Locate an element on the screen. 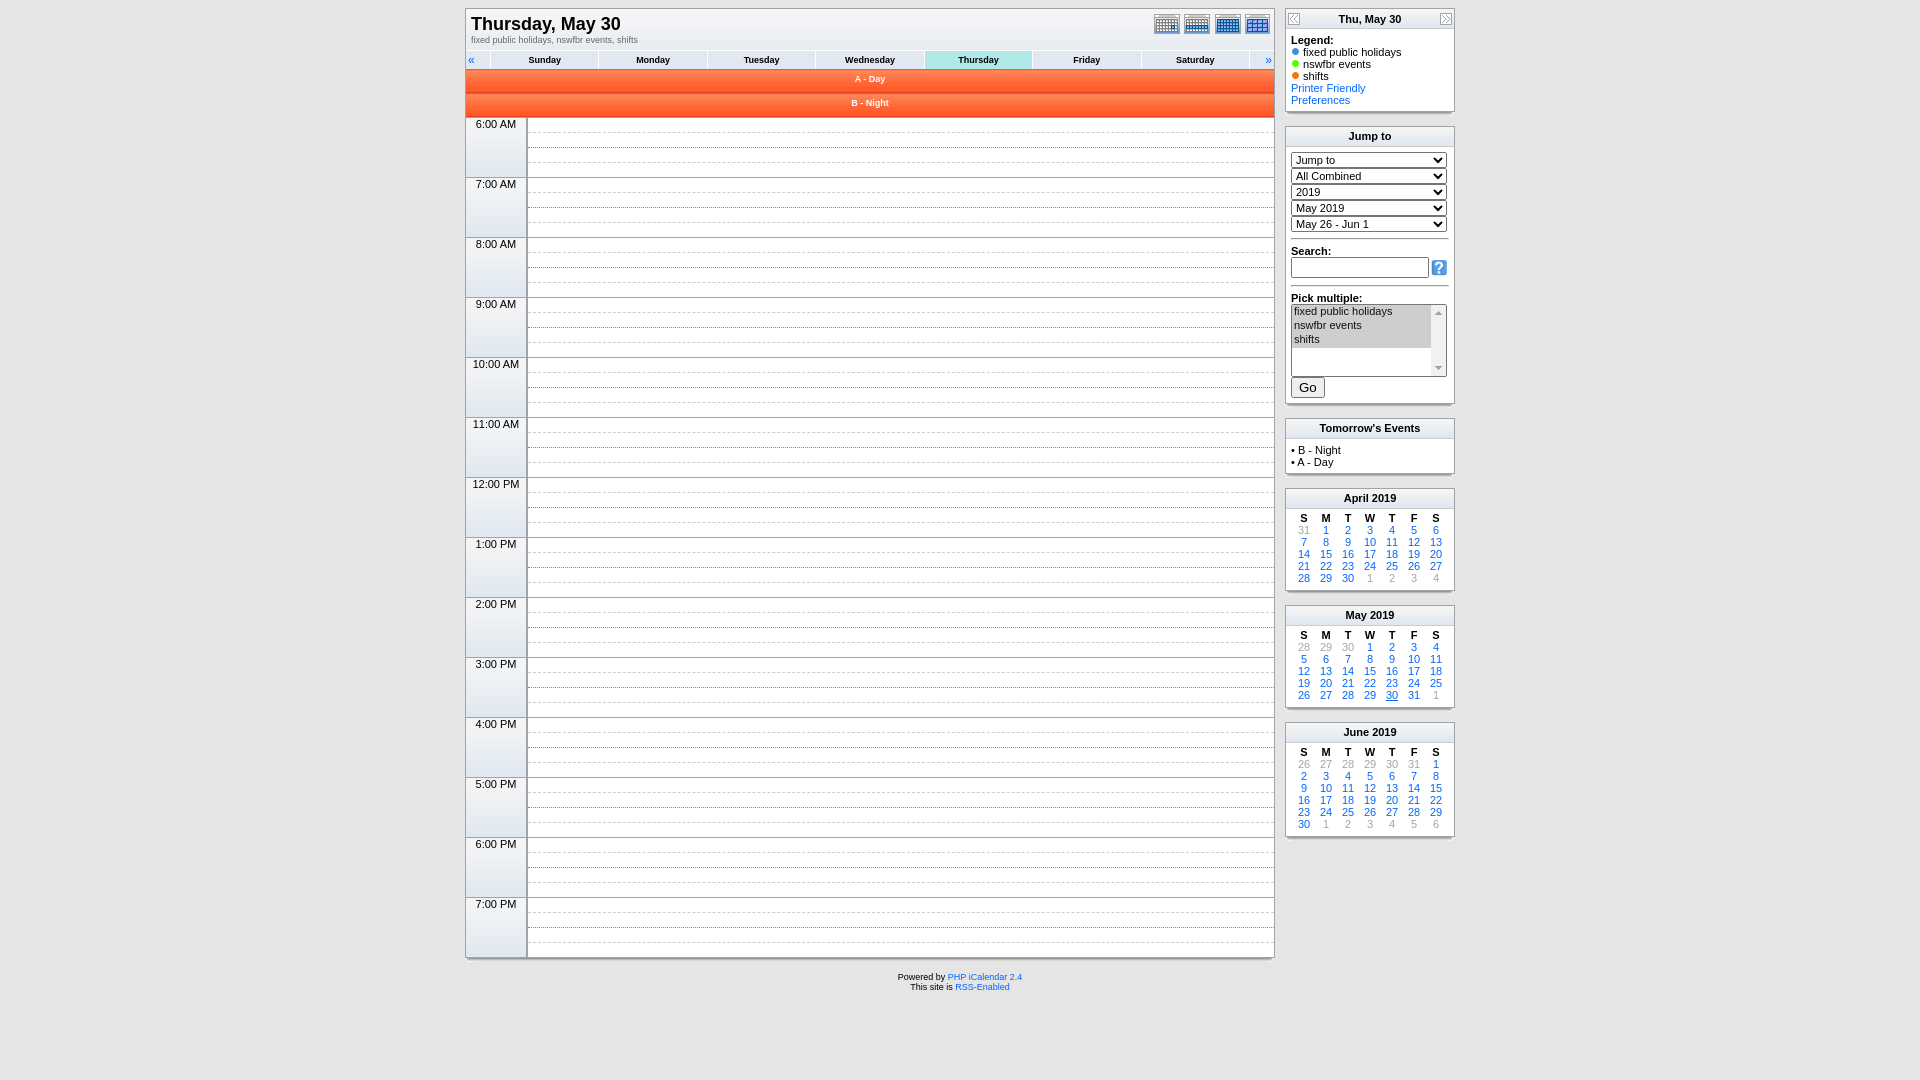 The width and height of the screenshot is (1920, 1080). '25' is located at coordinates (1434, 681).